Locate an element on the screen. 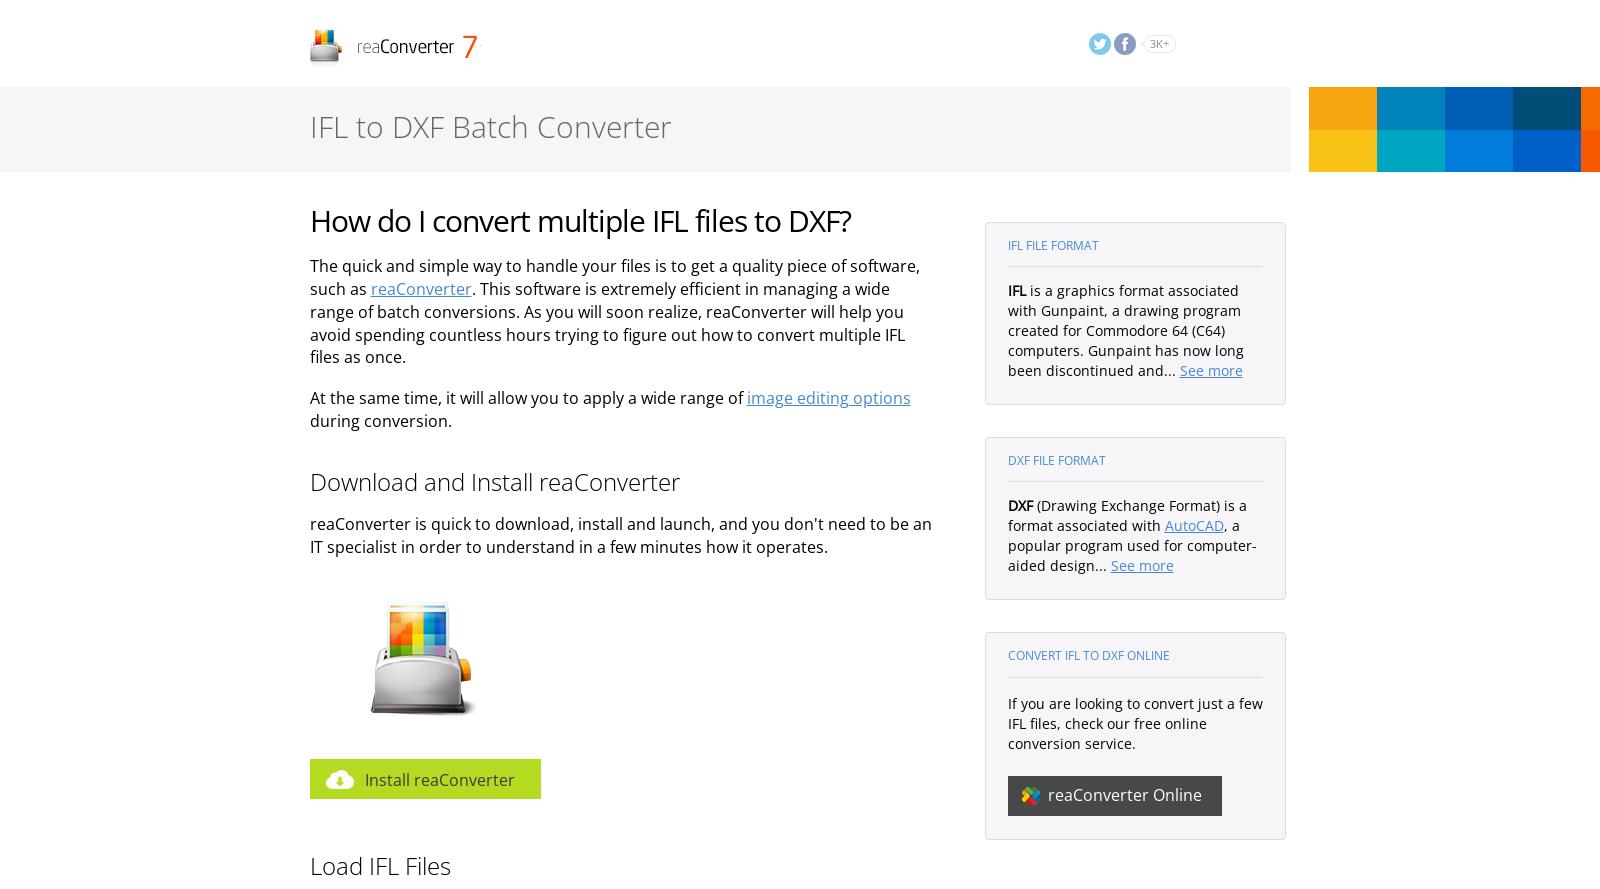 The height and width of the screenshot is (889, 1600). 'IFL to DXF Batch Converter' is located at coordinates (308, 125).